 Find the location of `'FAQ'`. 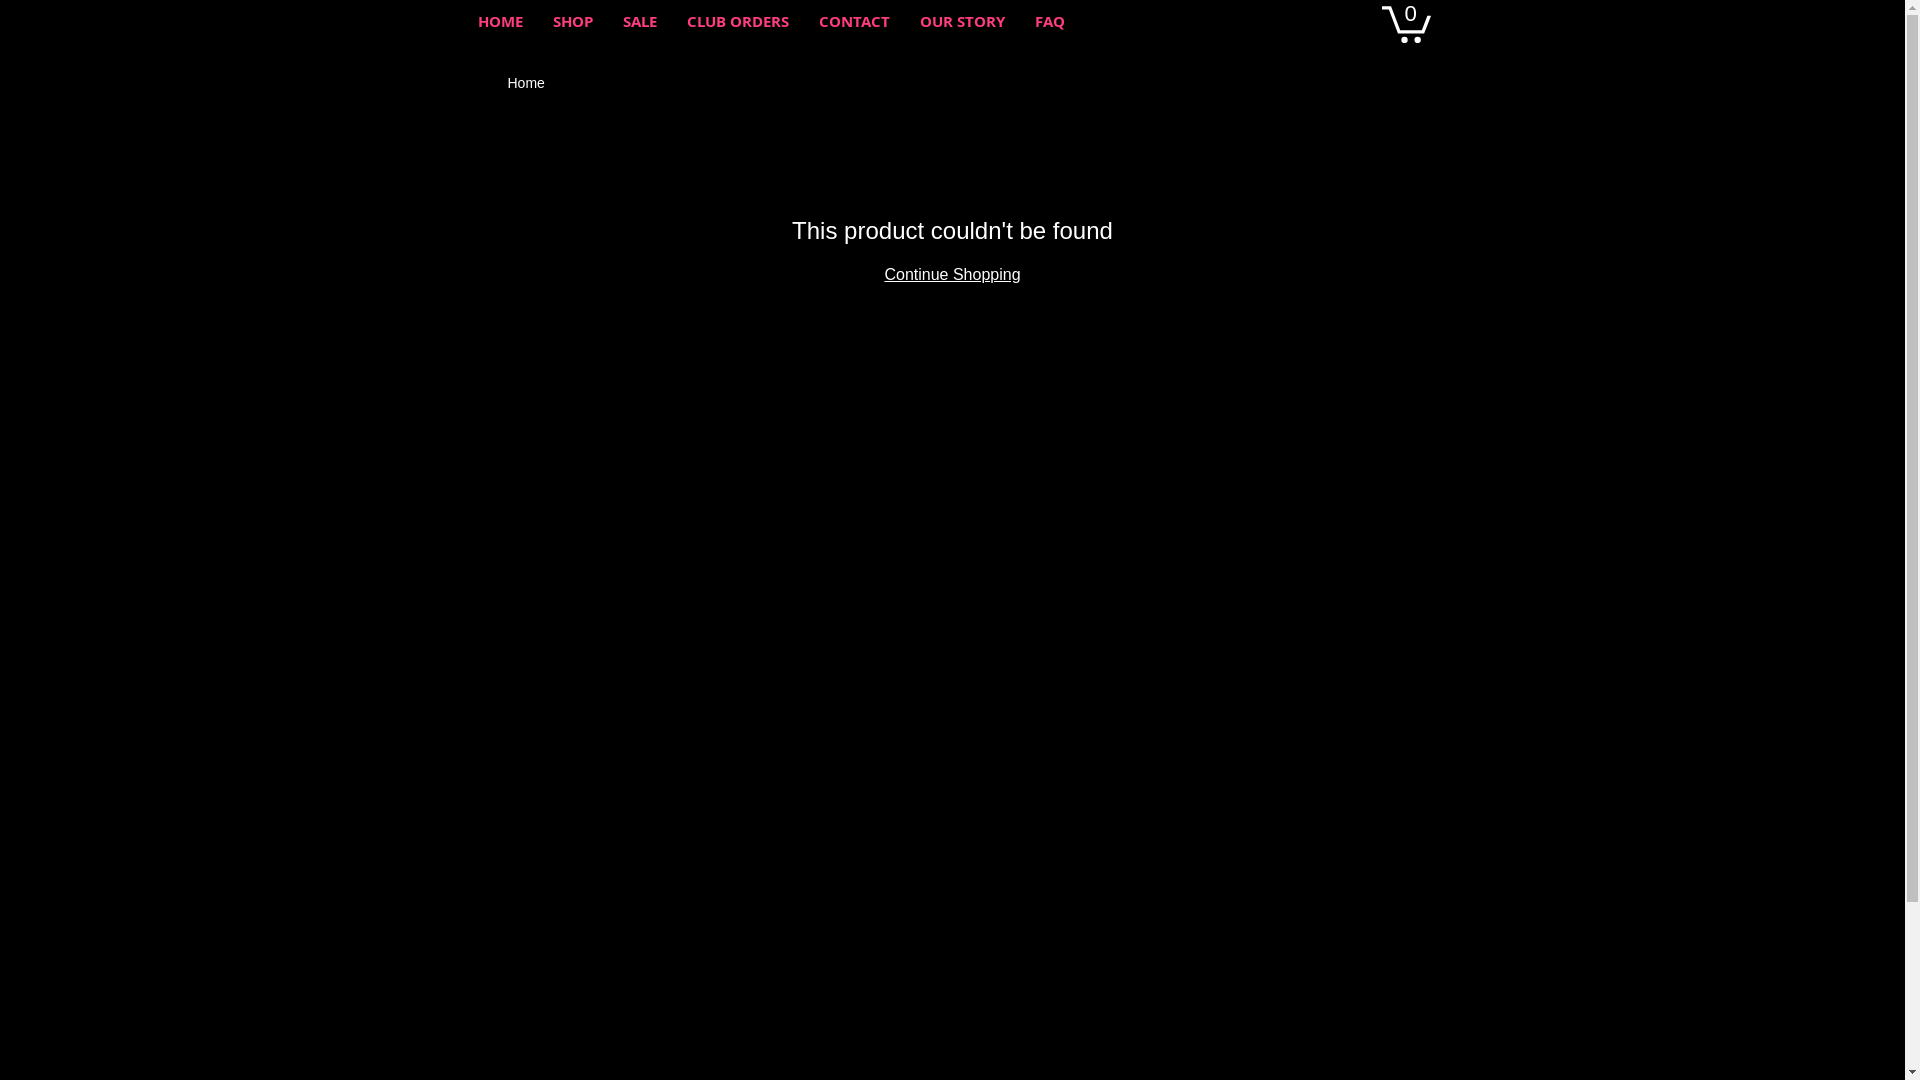

'FAQ' is located at coordinates (1049, 22).